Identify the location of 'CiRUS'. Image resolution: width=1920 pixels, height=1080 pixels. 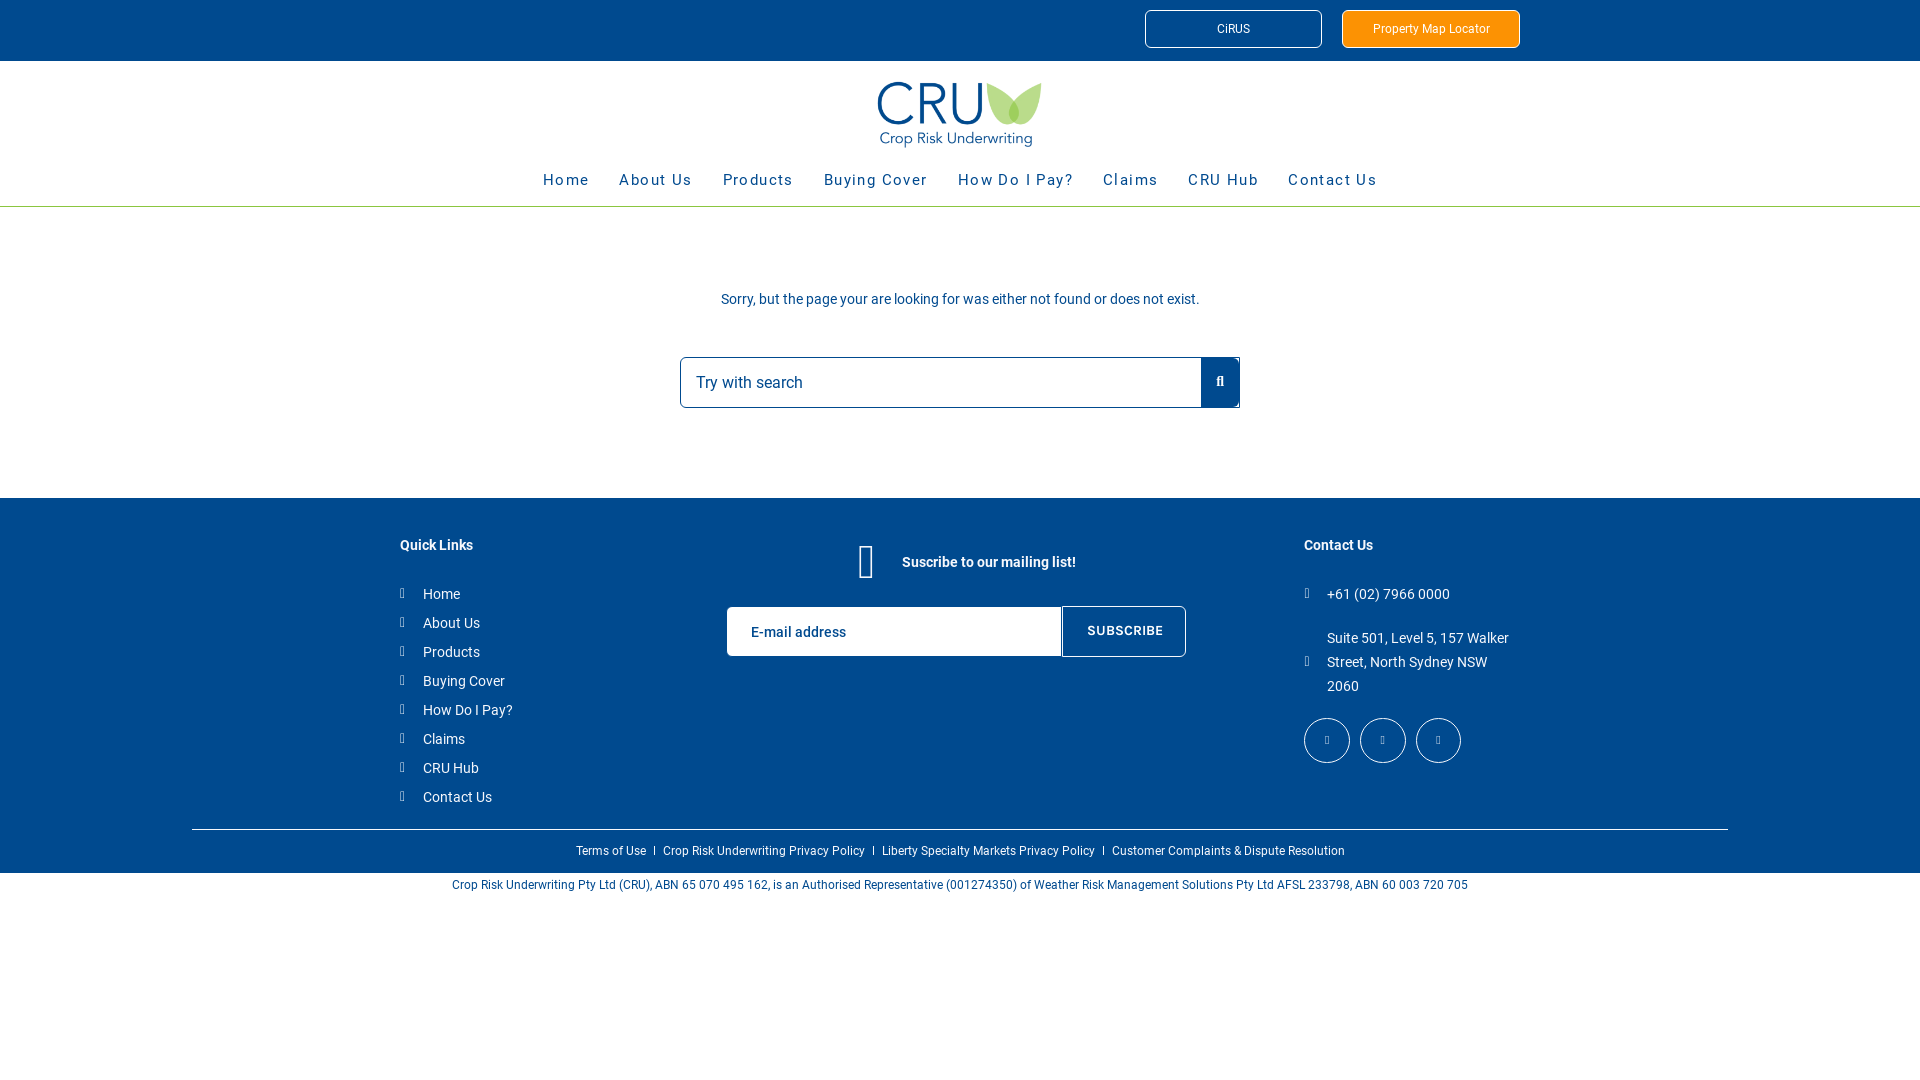
(1232, 29).